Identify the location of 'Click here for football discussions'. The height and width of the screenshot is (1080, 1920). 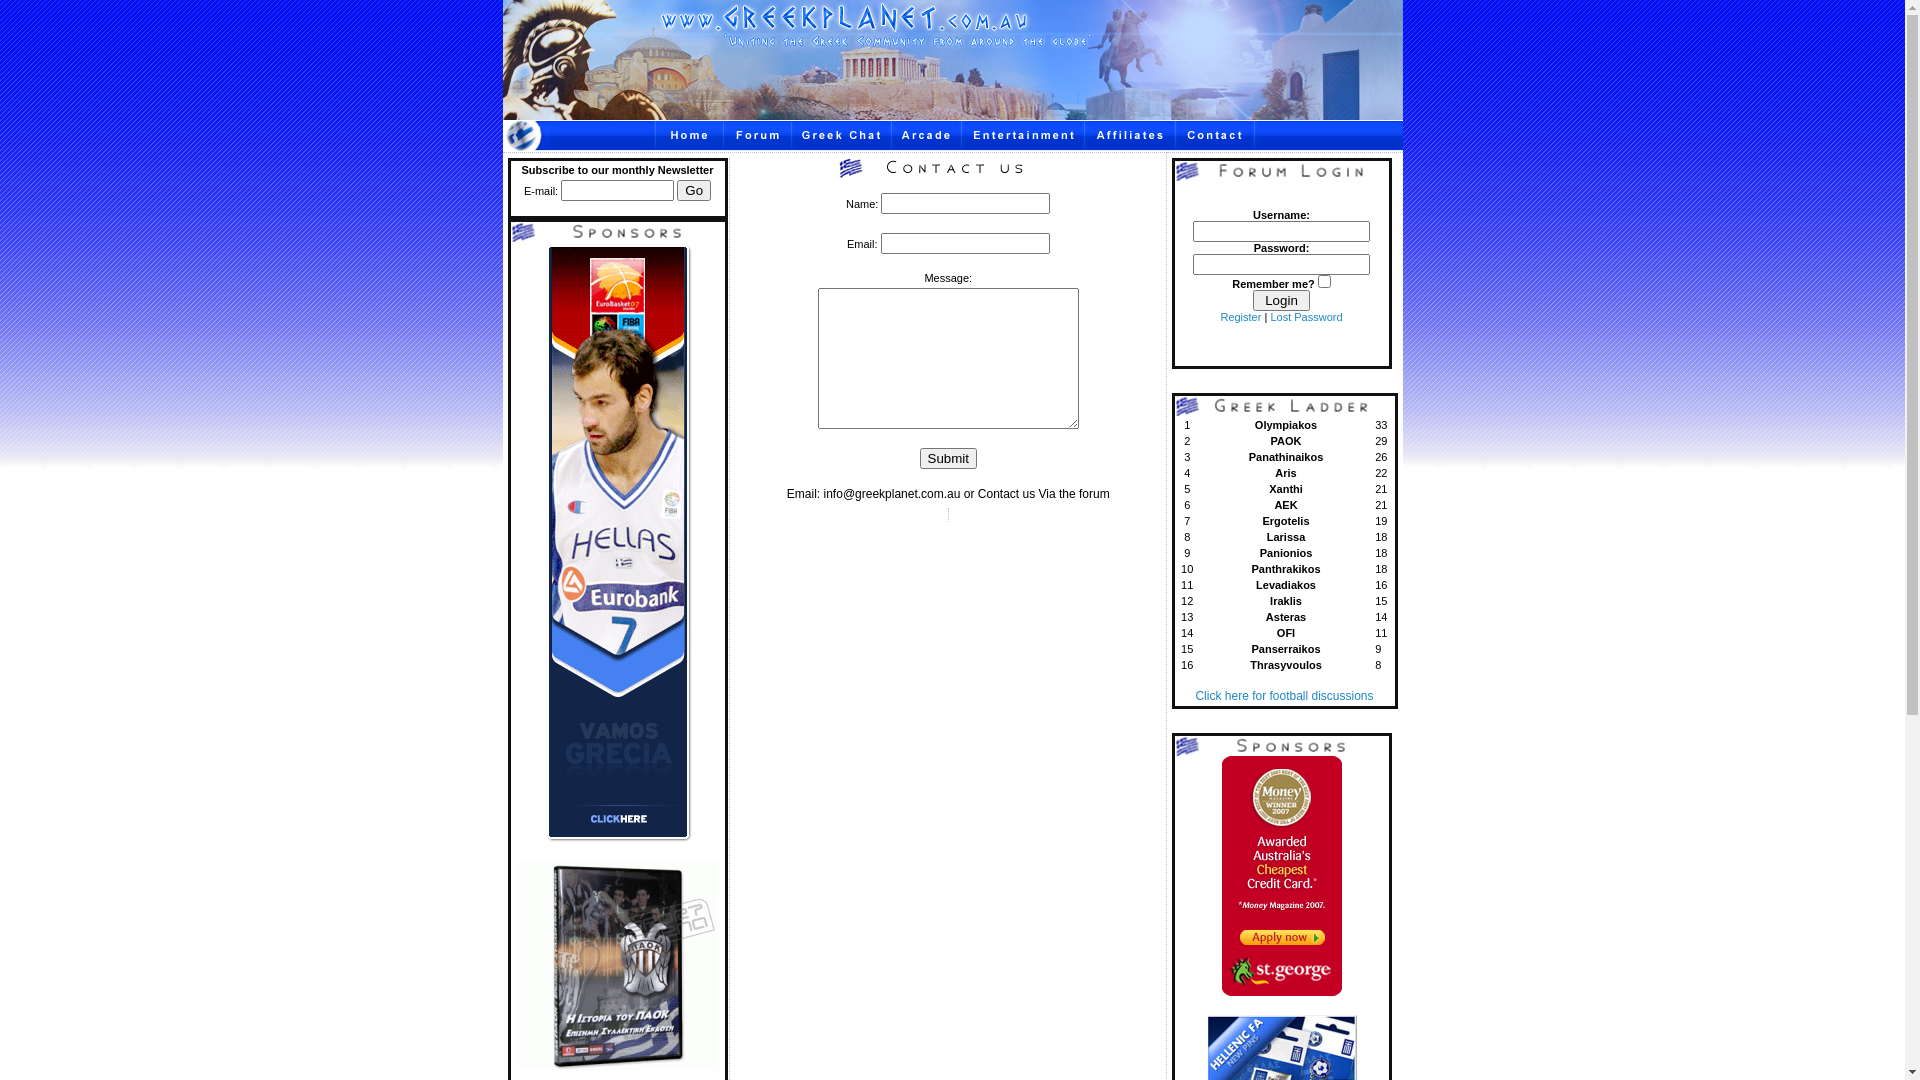
(1283, 694).